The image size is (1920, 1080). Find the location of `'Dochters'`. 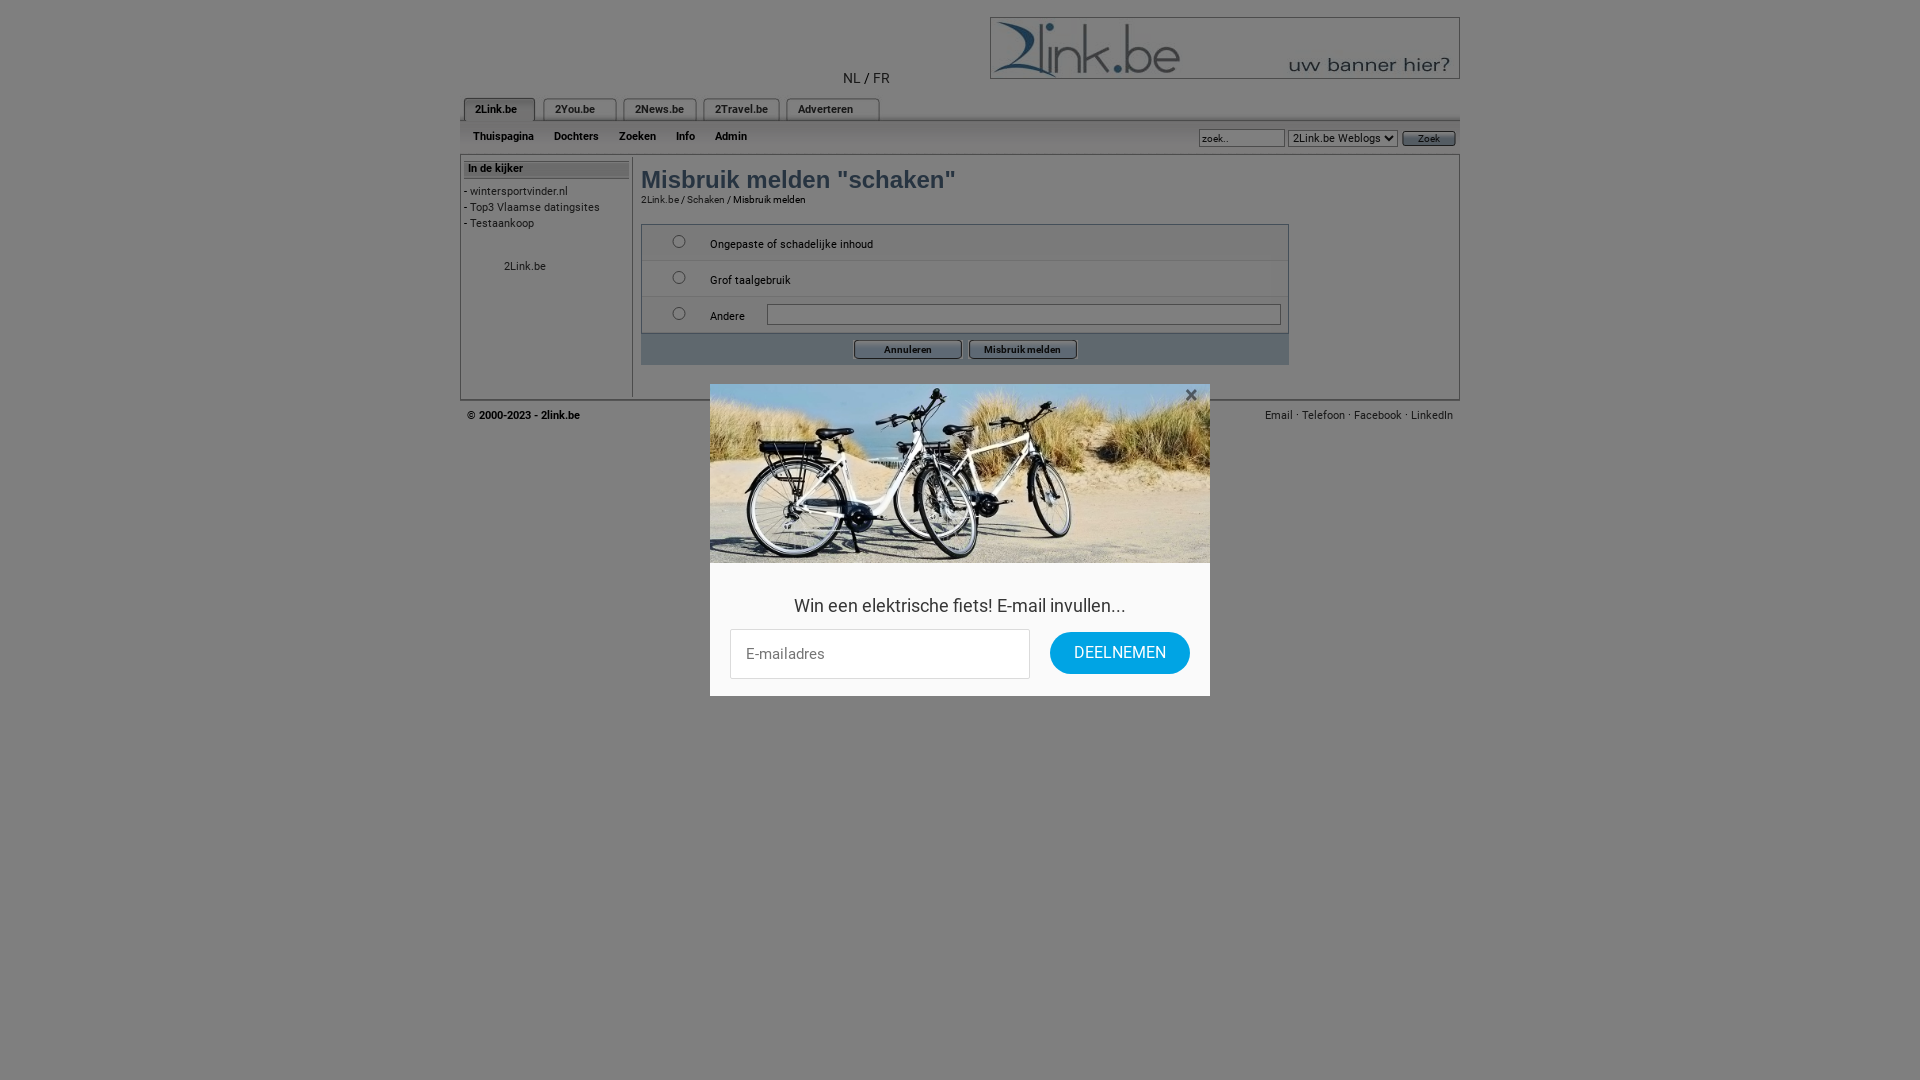

'Dochters' is located at coordinates (543, 135).